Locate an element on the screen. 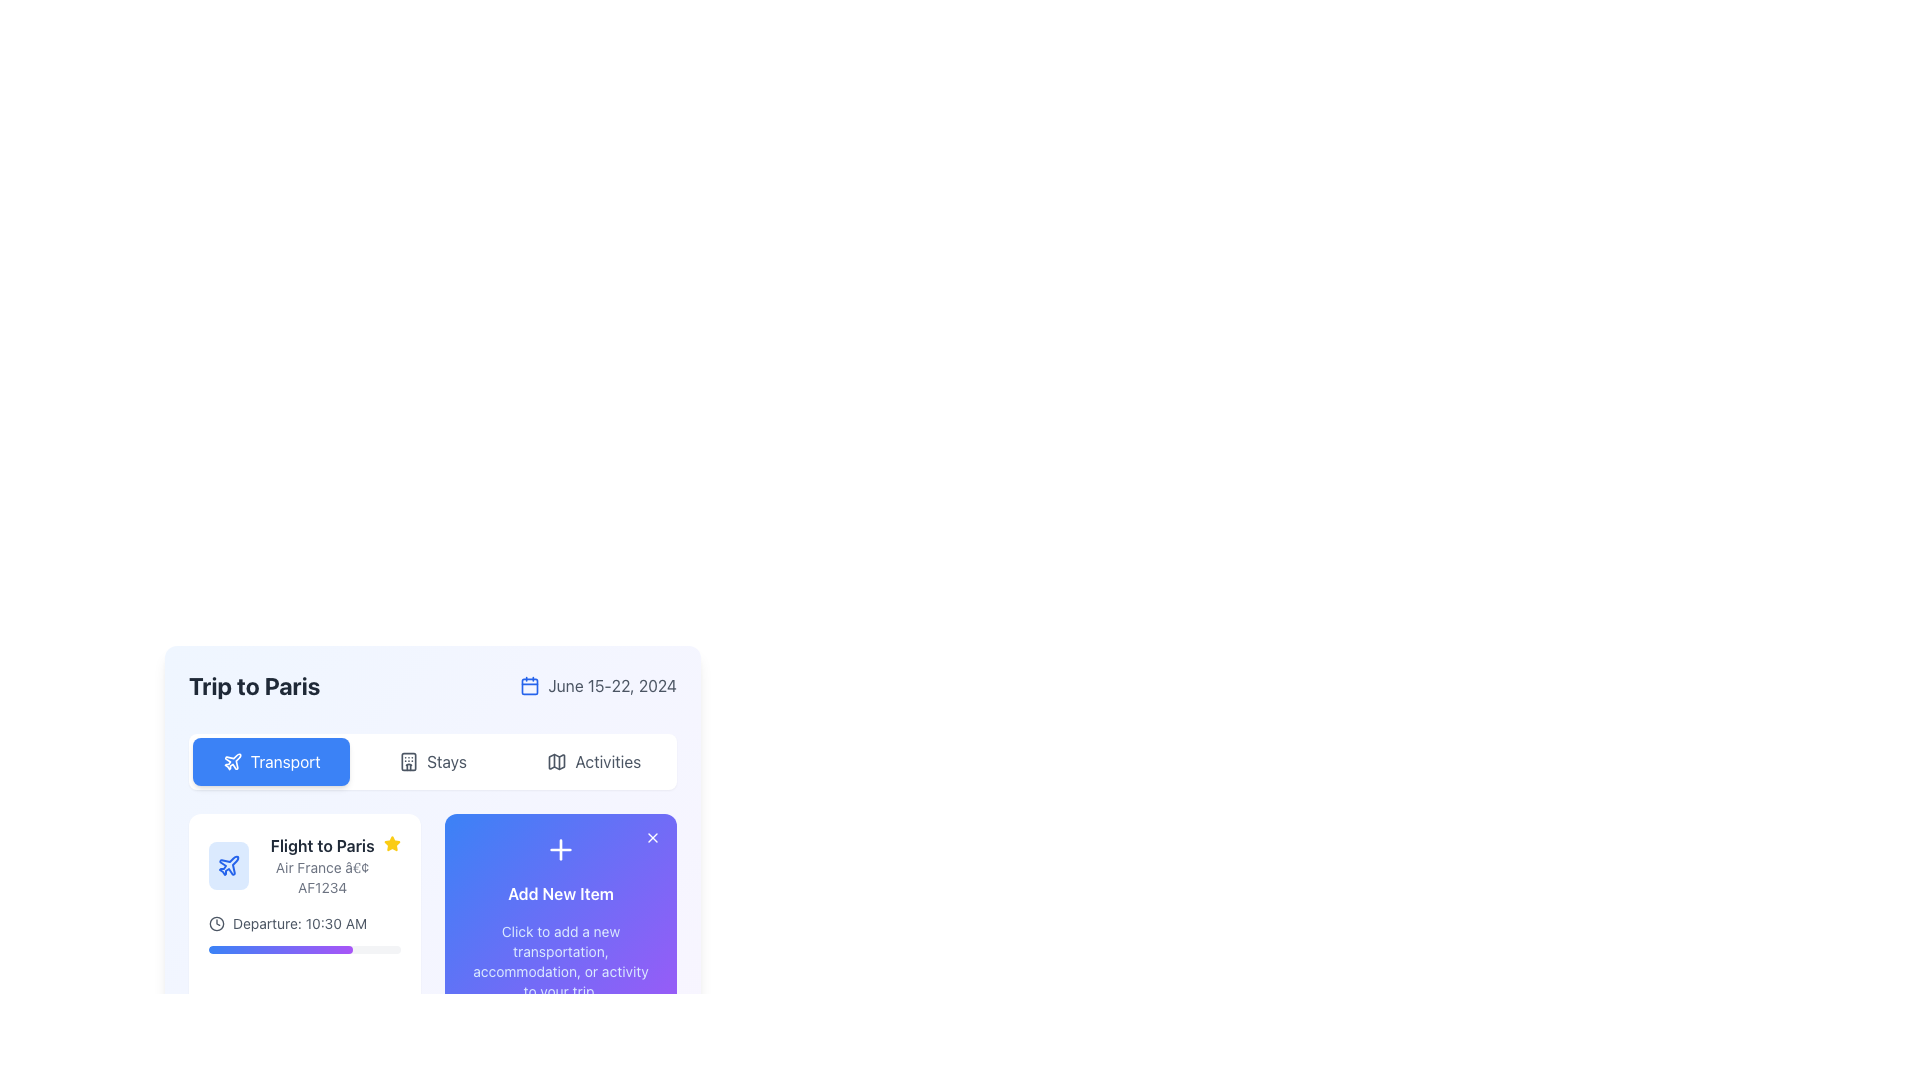 The height and width of the screenshot is (1080, 1920). the calendar icon, which is a blue outlined square with a grid pattern and two vertical bars at the top, located to the left of the text 'June 15-22, 2024' in the top right corner of the interface is located at coordinates (530, 685).